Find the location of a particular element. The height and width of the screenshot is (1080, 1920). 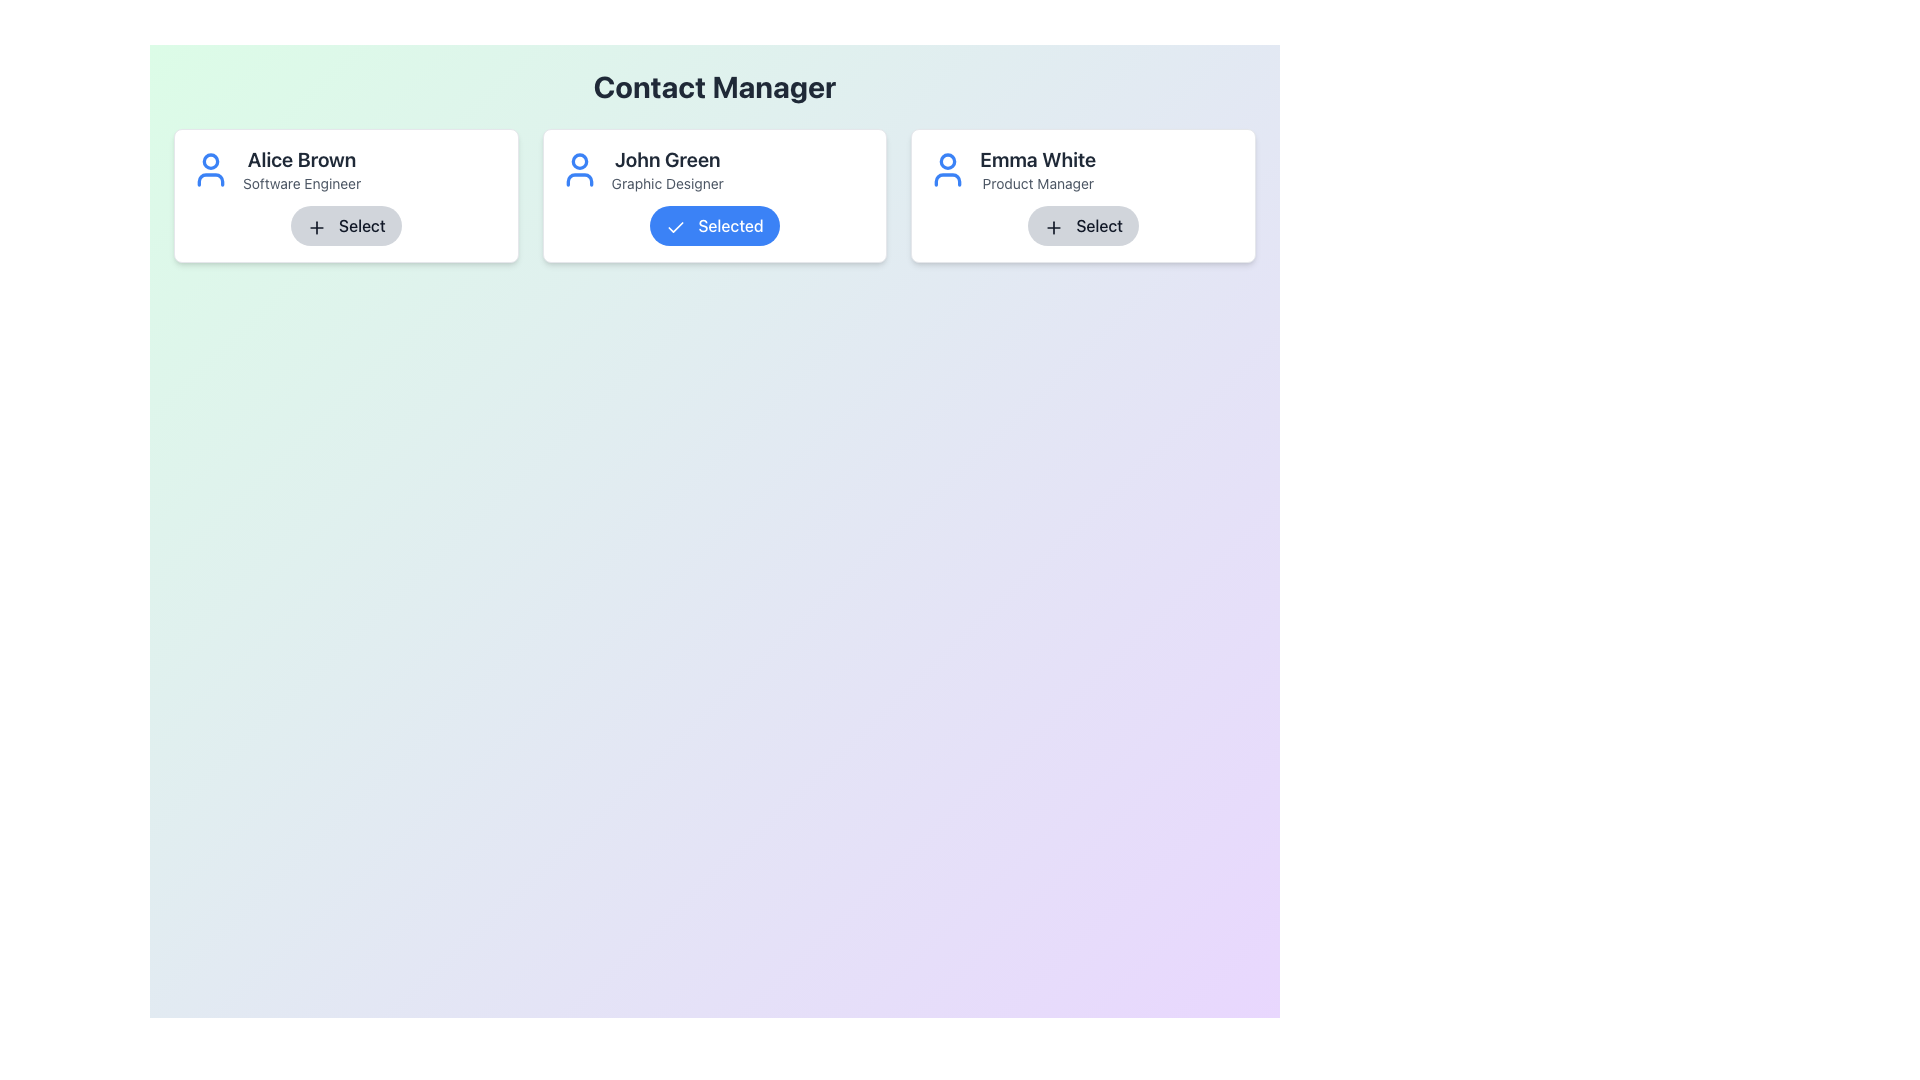

the Decorative SVG Shape that visually indicates a component of Alice Brown's profile icon, located within the upper section of the profile card is located at coordinates (211, 160).